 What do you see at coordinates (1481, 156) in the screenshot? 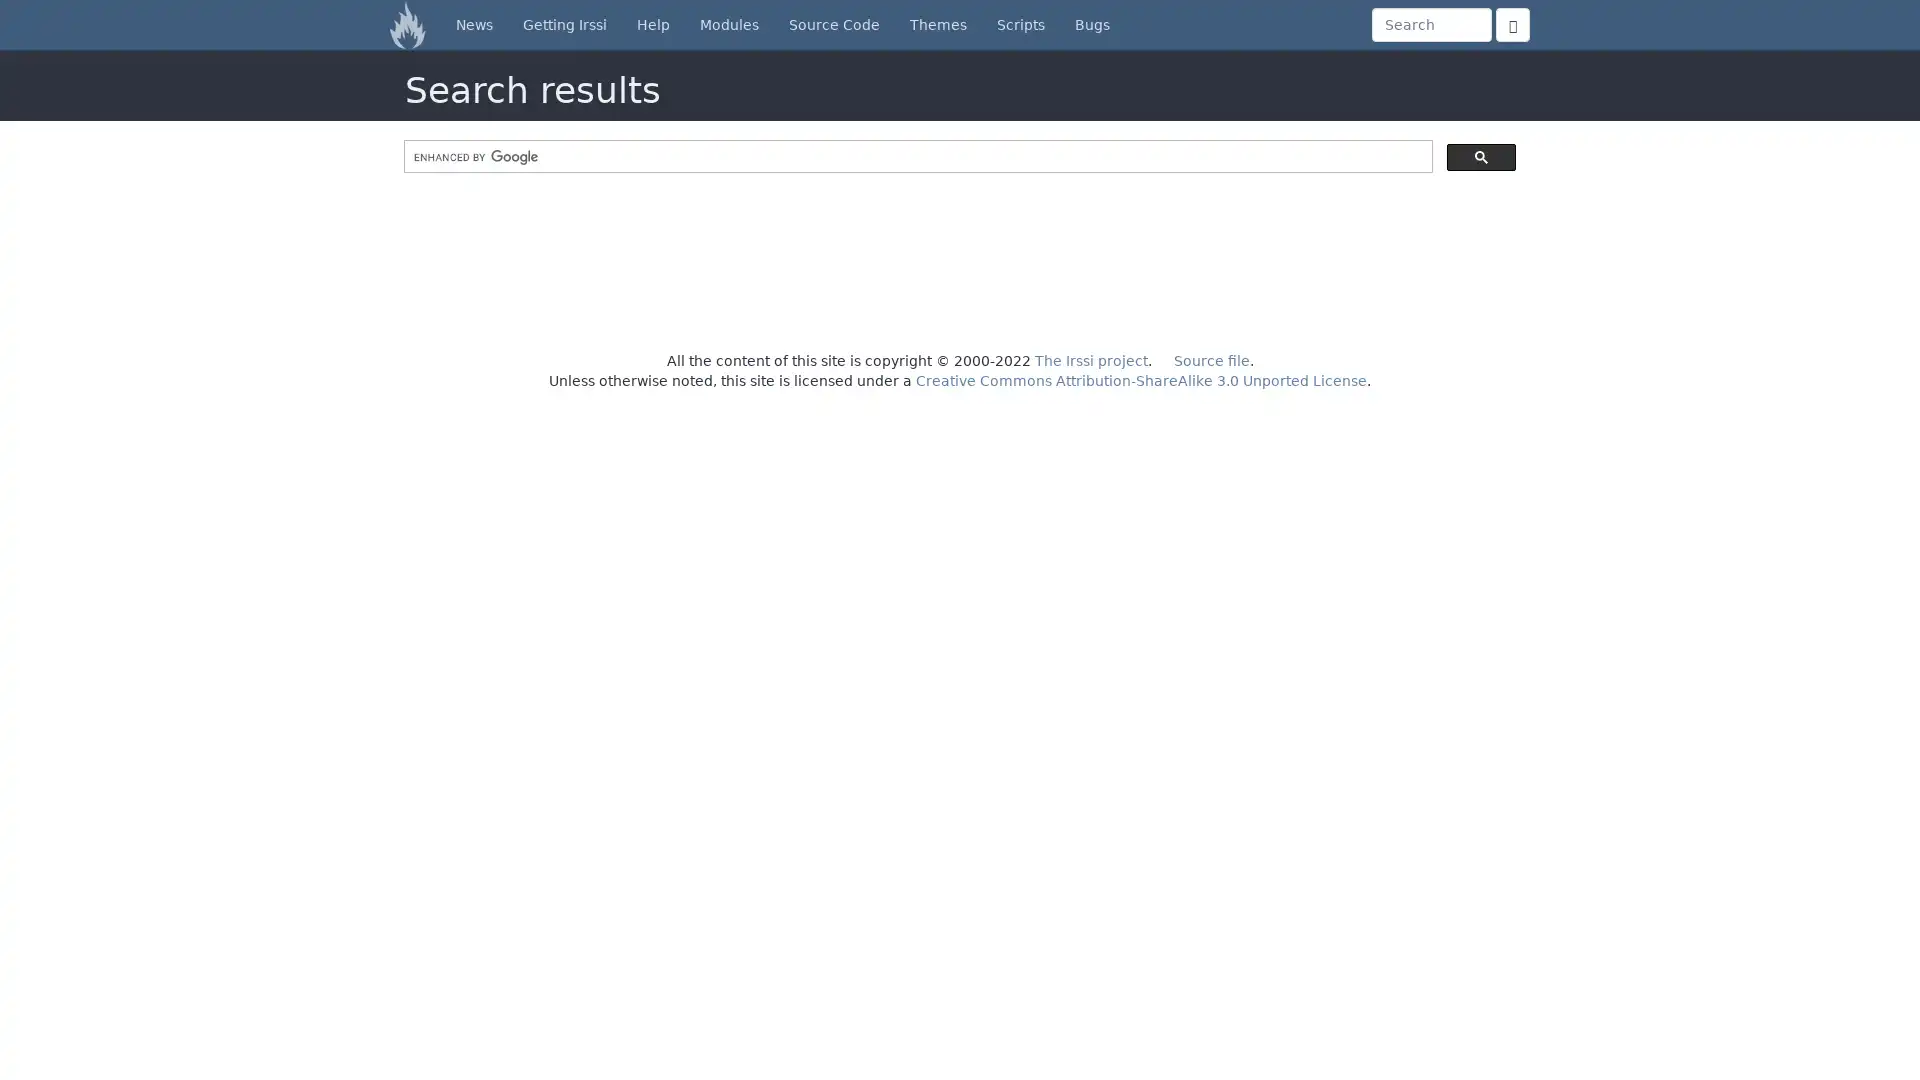
I see `search` at bounding box center [1481, 156].